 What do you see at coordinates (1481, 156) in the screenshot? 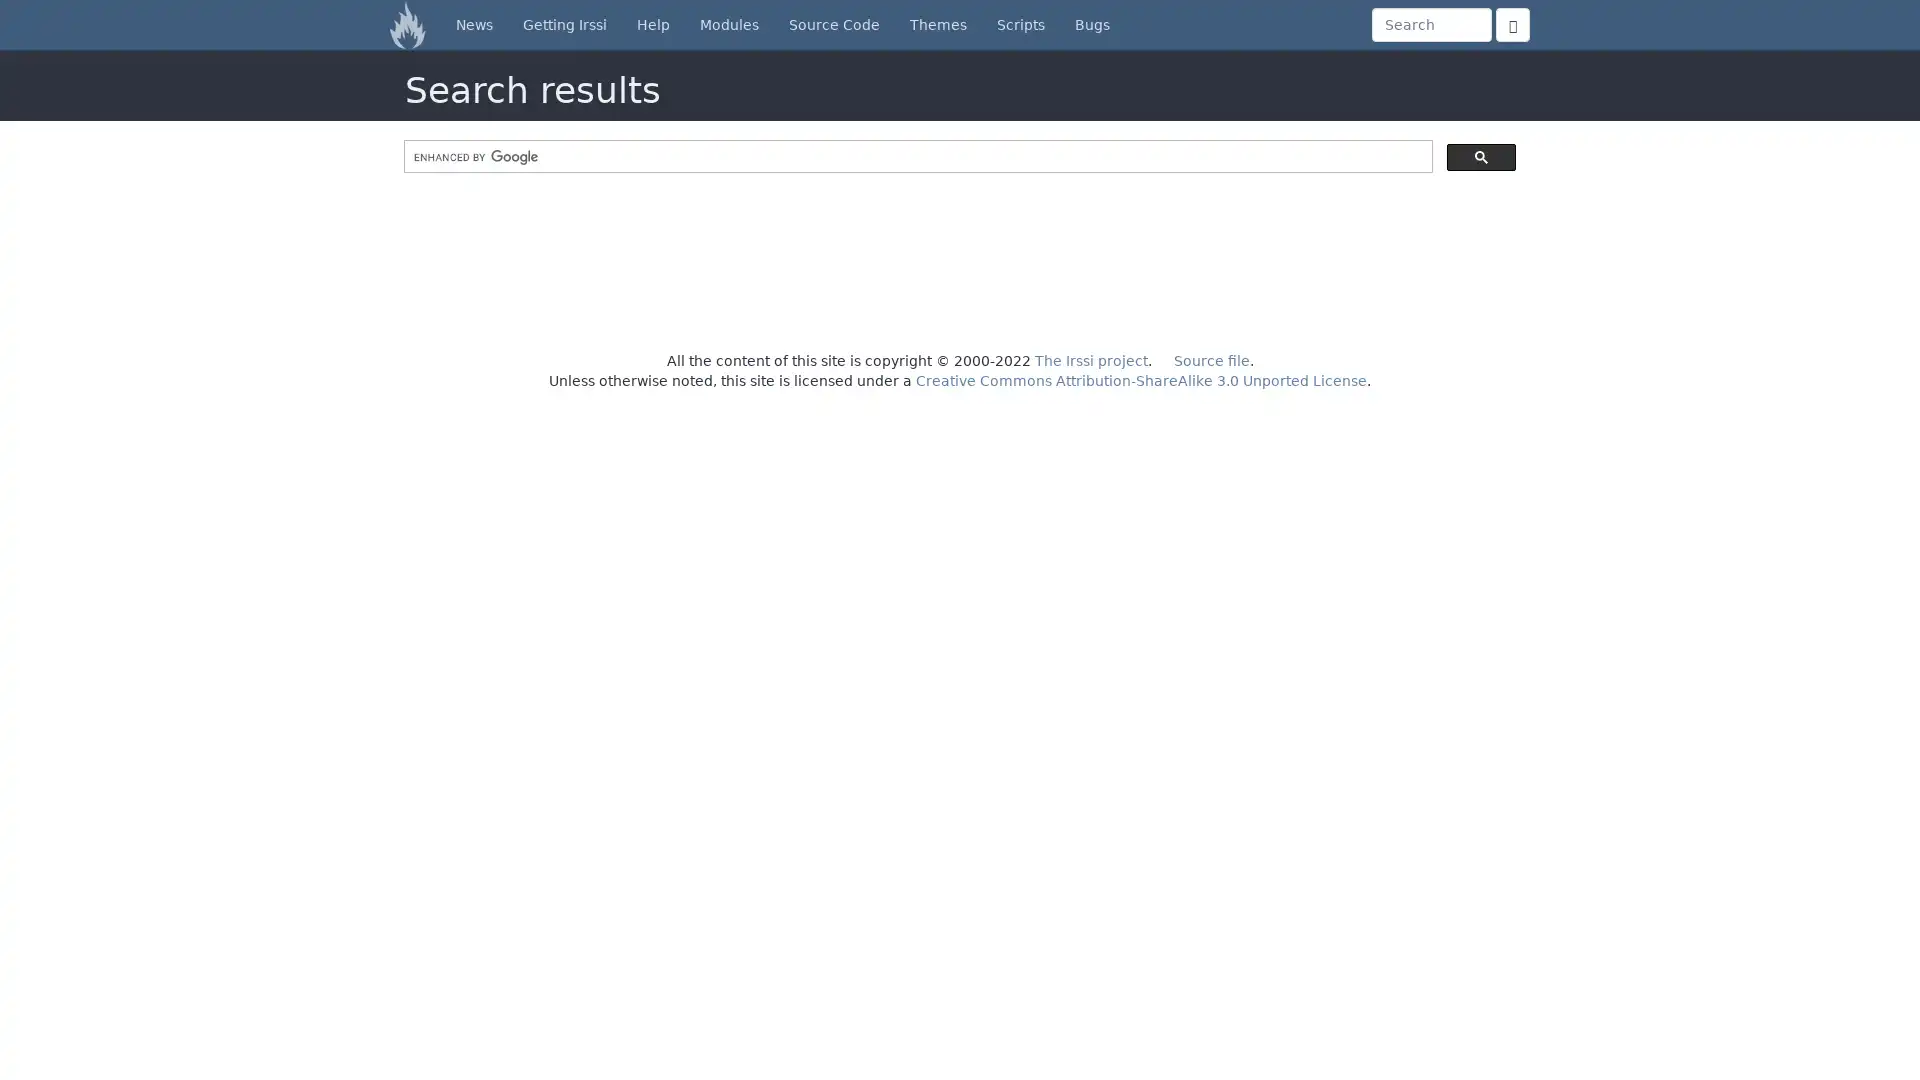
I see `search` at bounding box center [1481, 156].